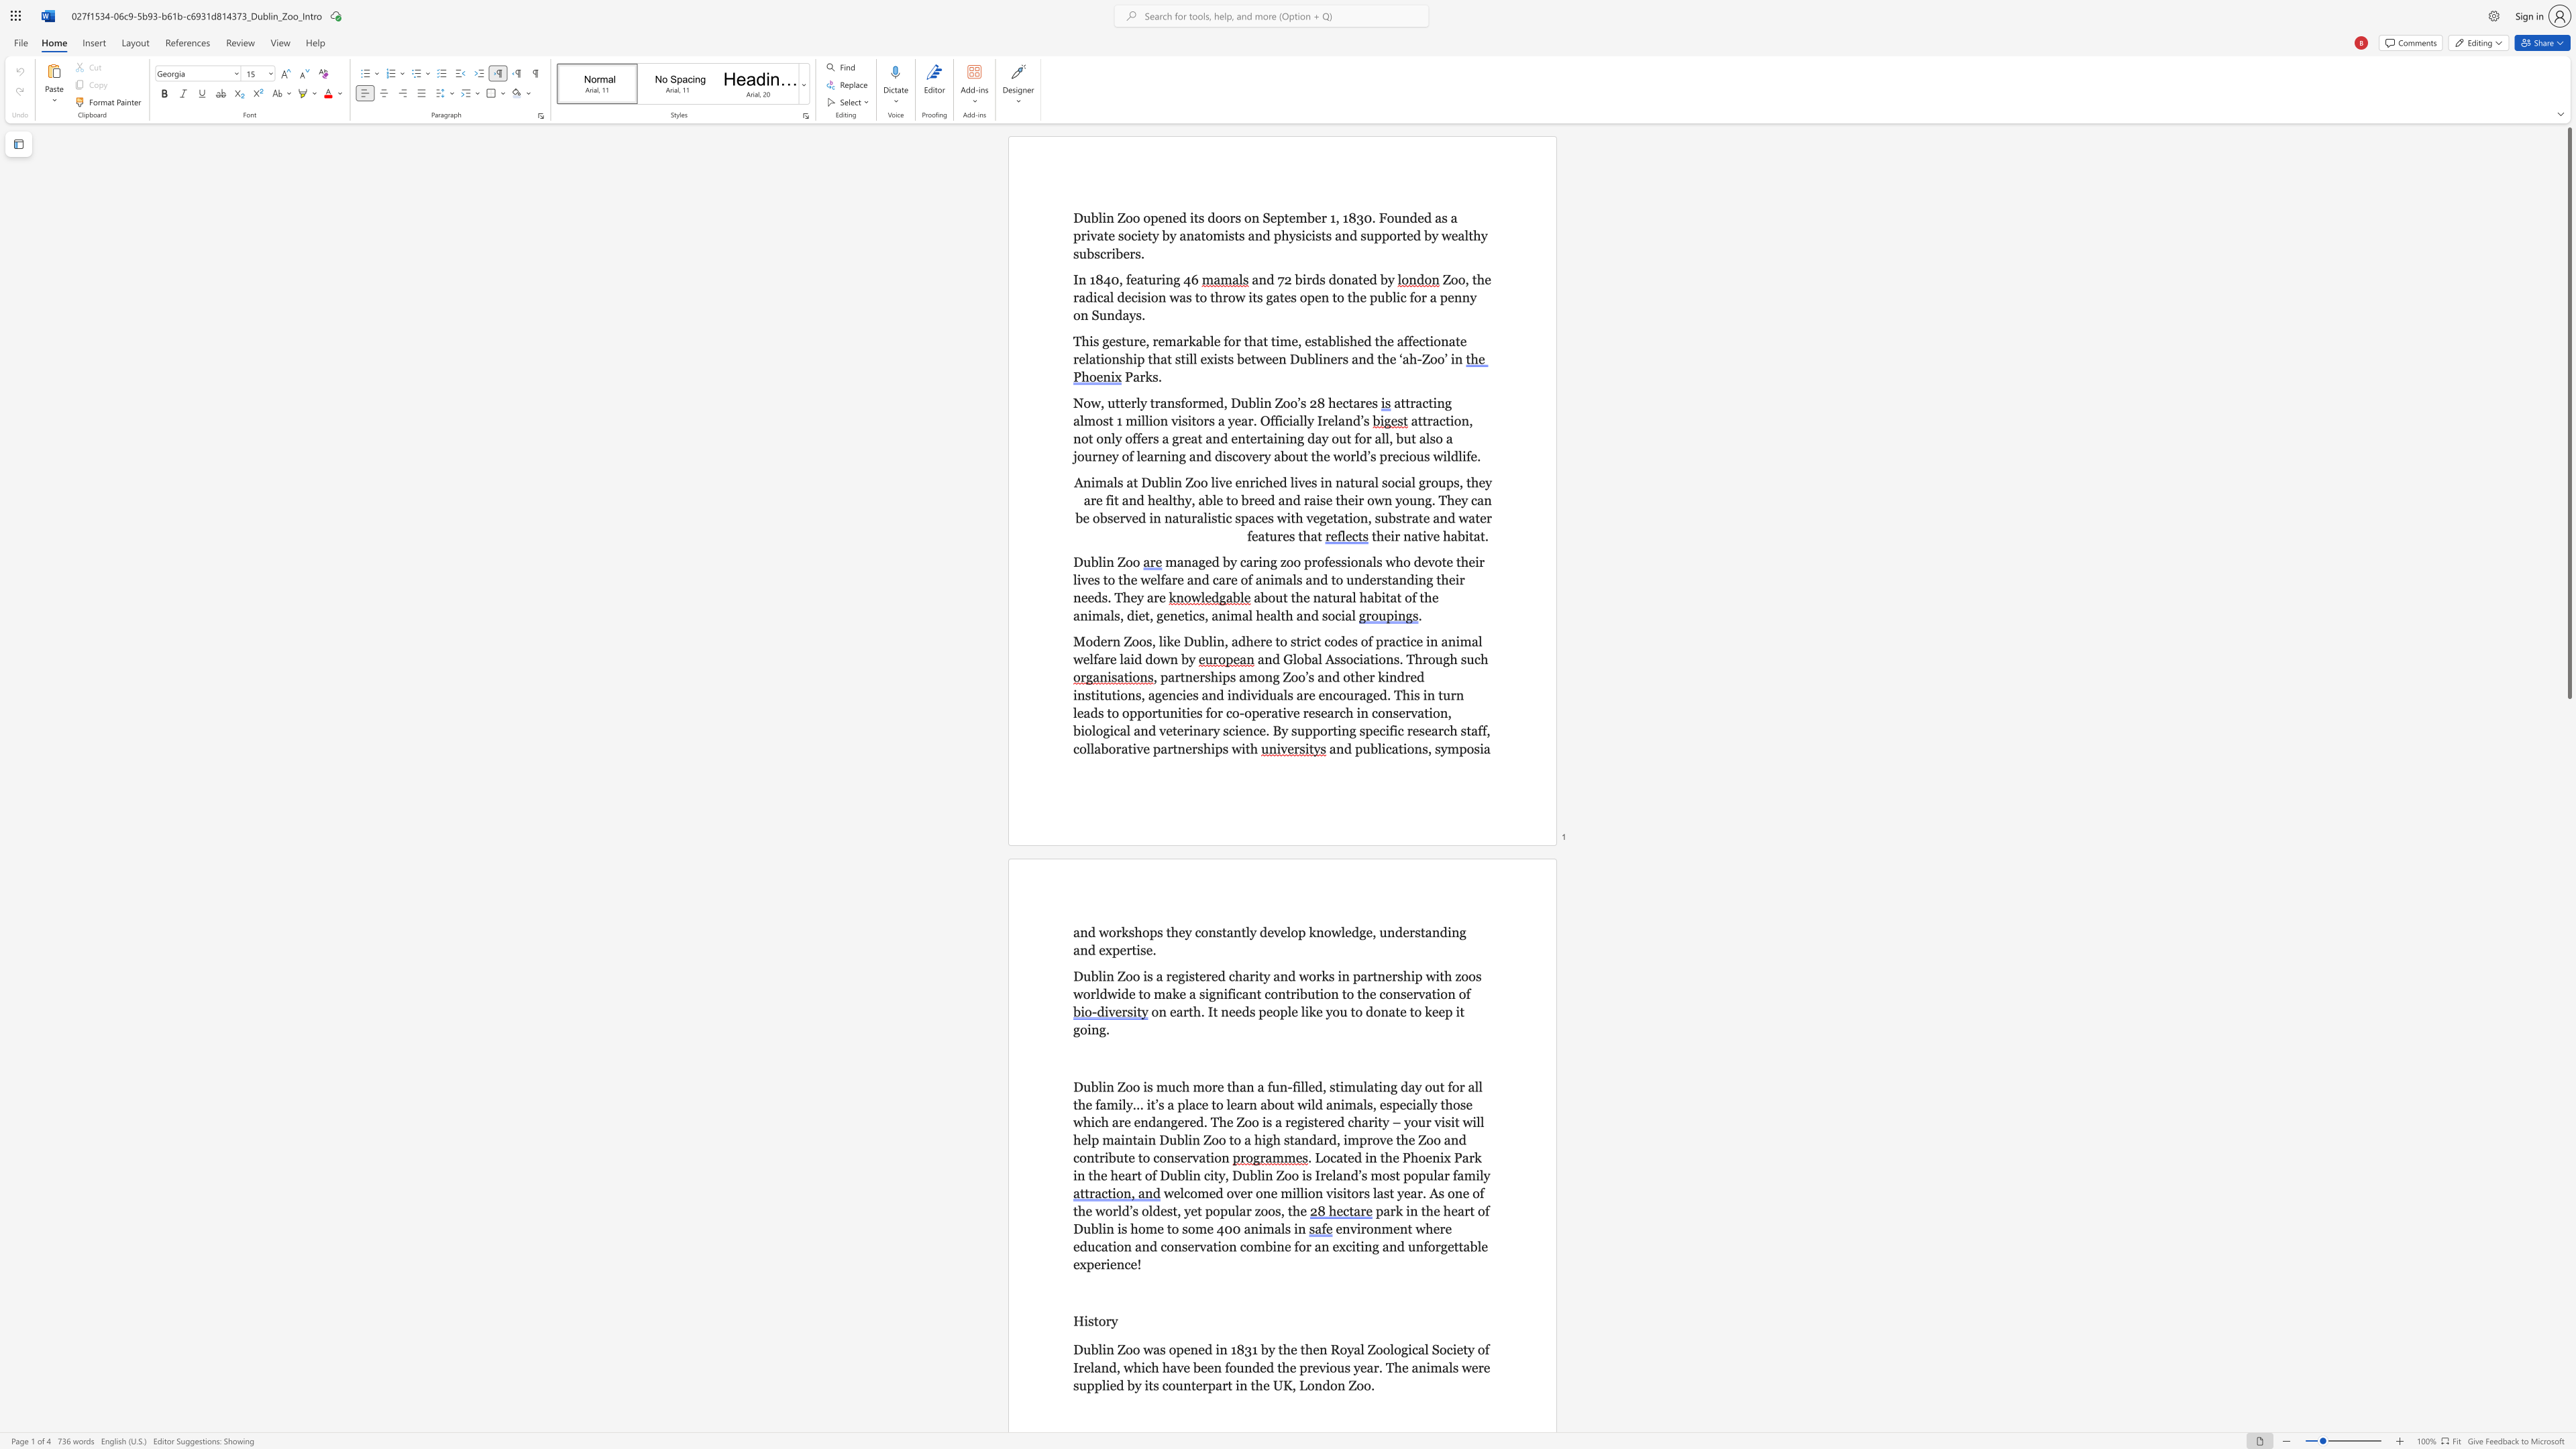 Image resolution: width=2576 pixels, height=1449 pixels. Describe the element at coordinates (1345, 402) in the screenshot. I see `the 1th character "c" in the text` at that location.